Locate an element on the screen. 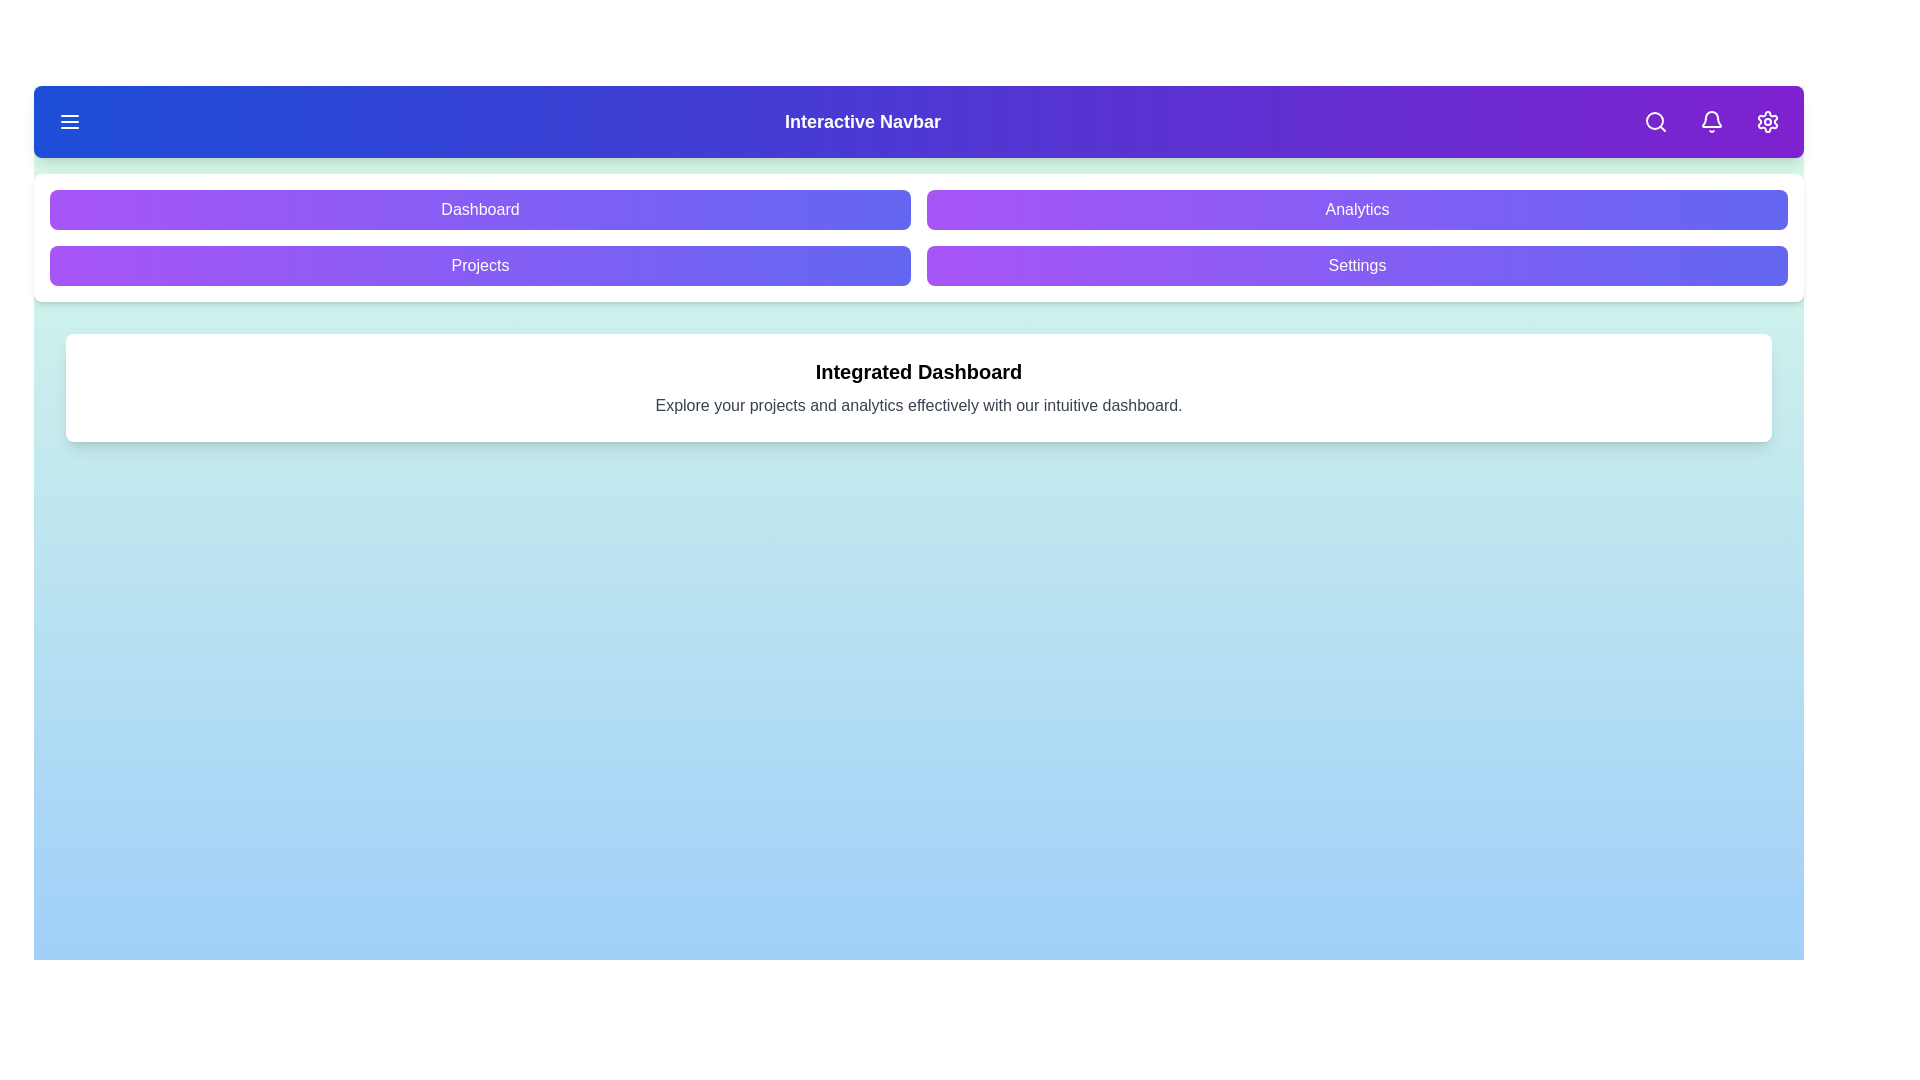  the menu toggle button to toggle the menu visibility is located at coordinates (70, 122).